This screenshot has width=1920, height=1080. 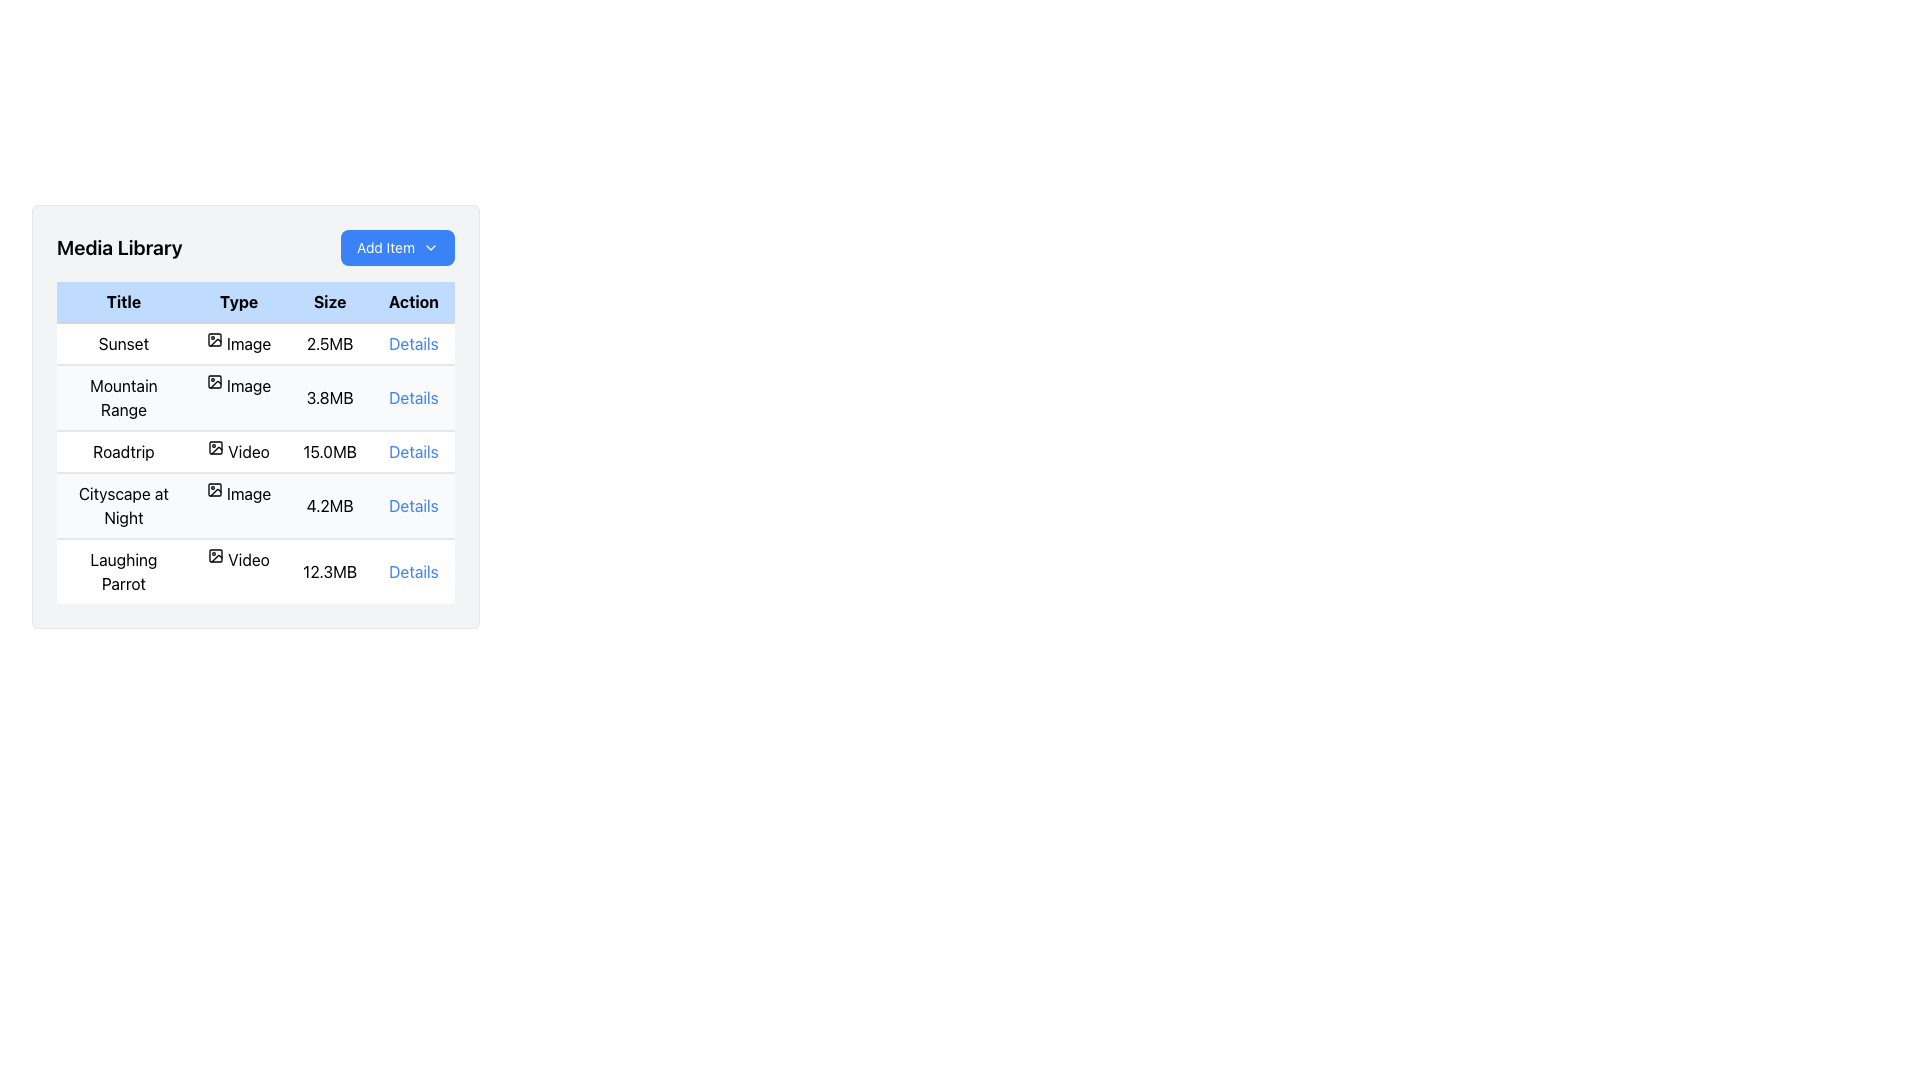 I want to click on the second row of the 'Media Library' table to read the content details of the media, which displays metadata about the media file 'Mountain Range', so click(x=254, y=397).